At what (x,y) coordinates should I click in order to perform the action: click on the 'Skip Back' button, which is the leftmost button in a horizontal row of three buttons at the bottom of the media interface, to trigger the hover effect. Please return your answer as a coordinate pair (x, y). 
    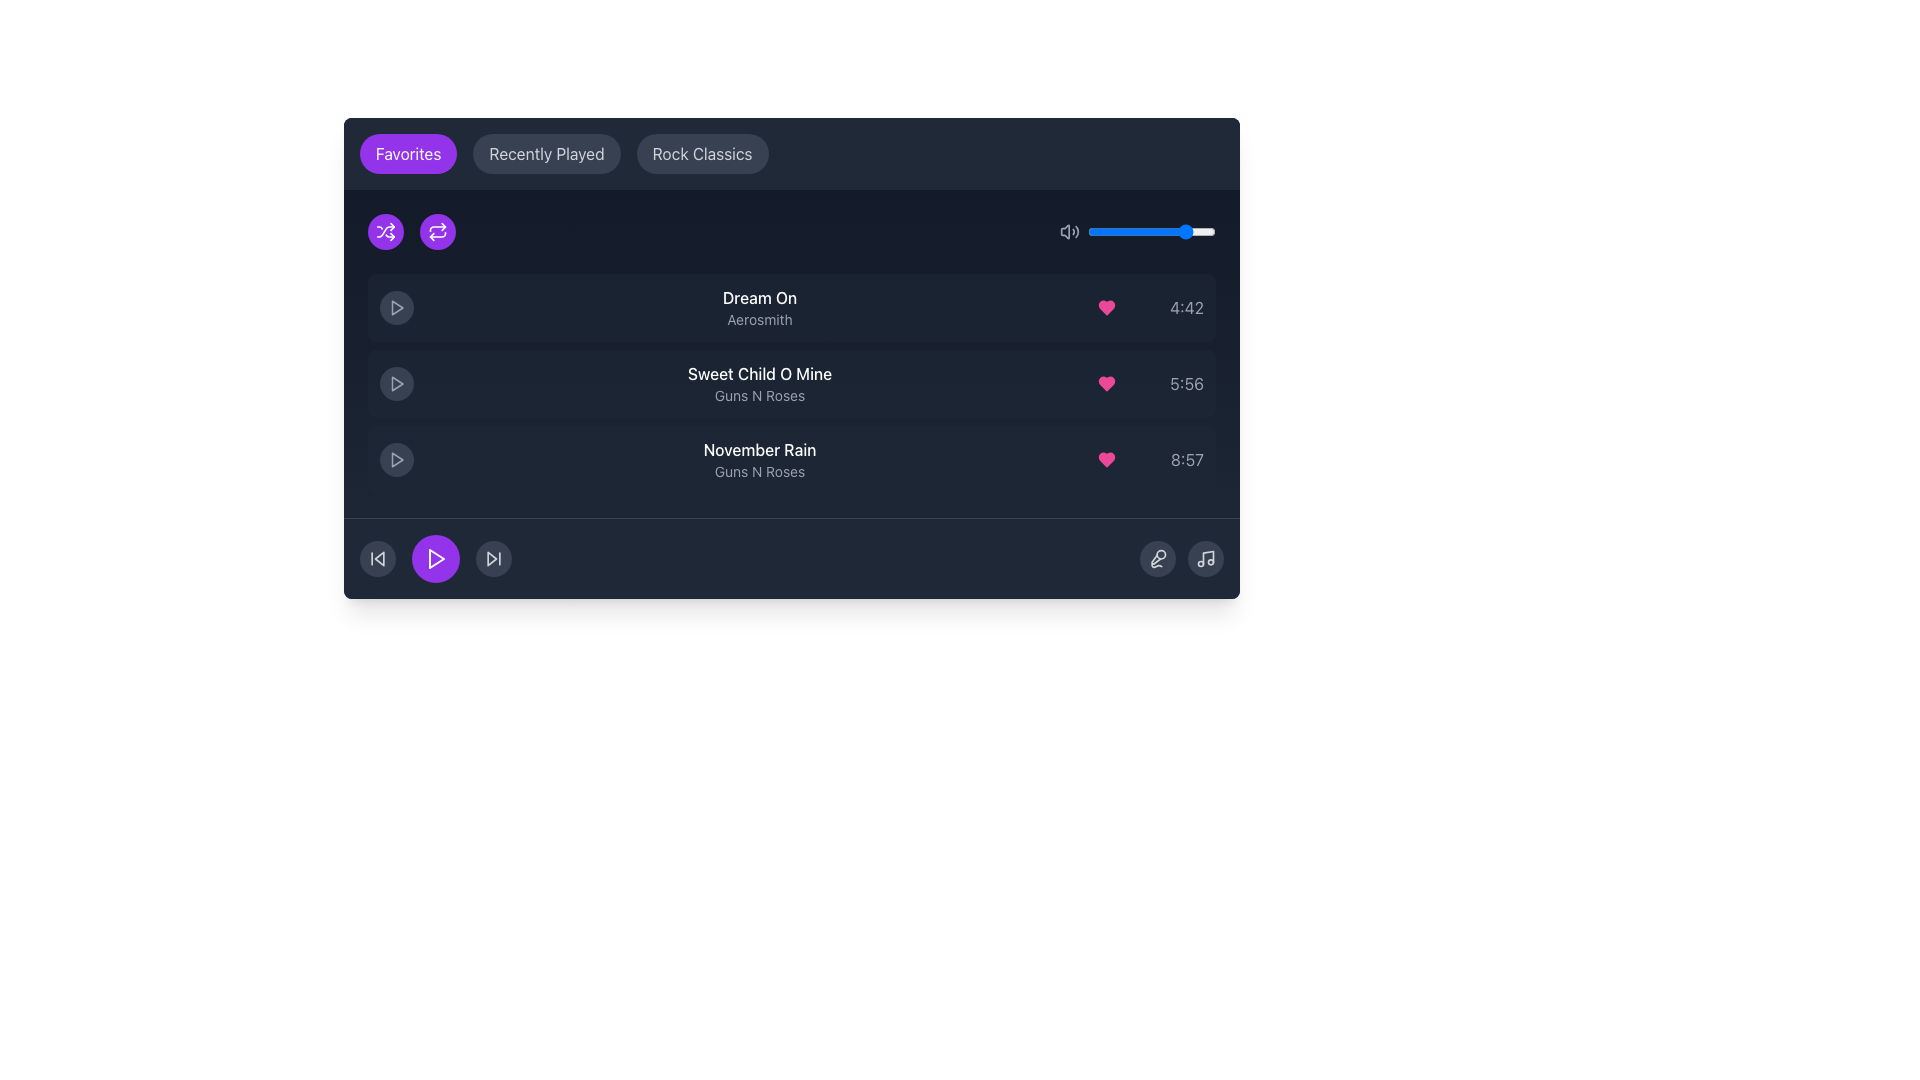
    Looking at the image, I should click on (378, 559).